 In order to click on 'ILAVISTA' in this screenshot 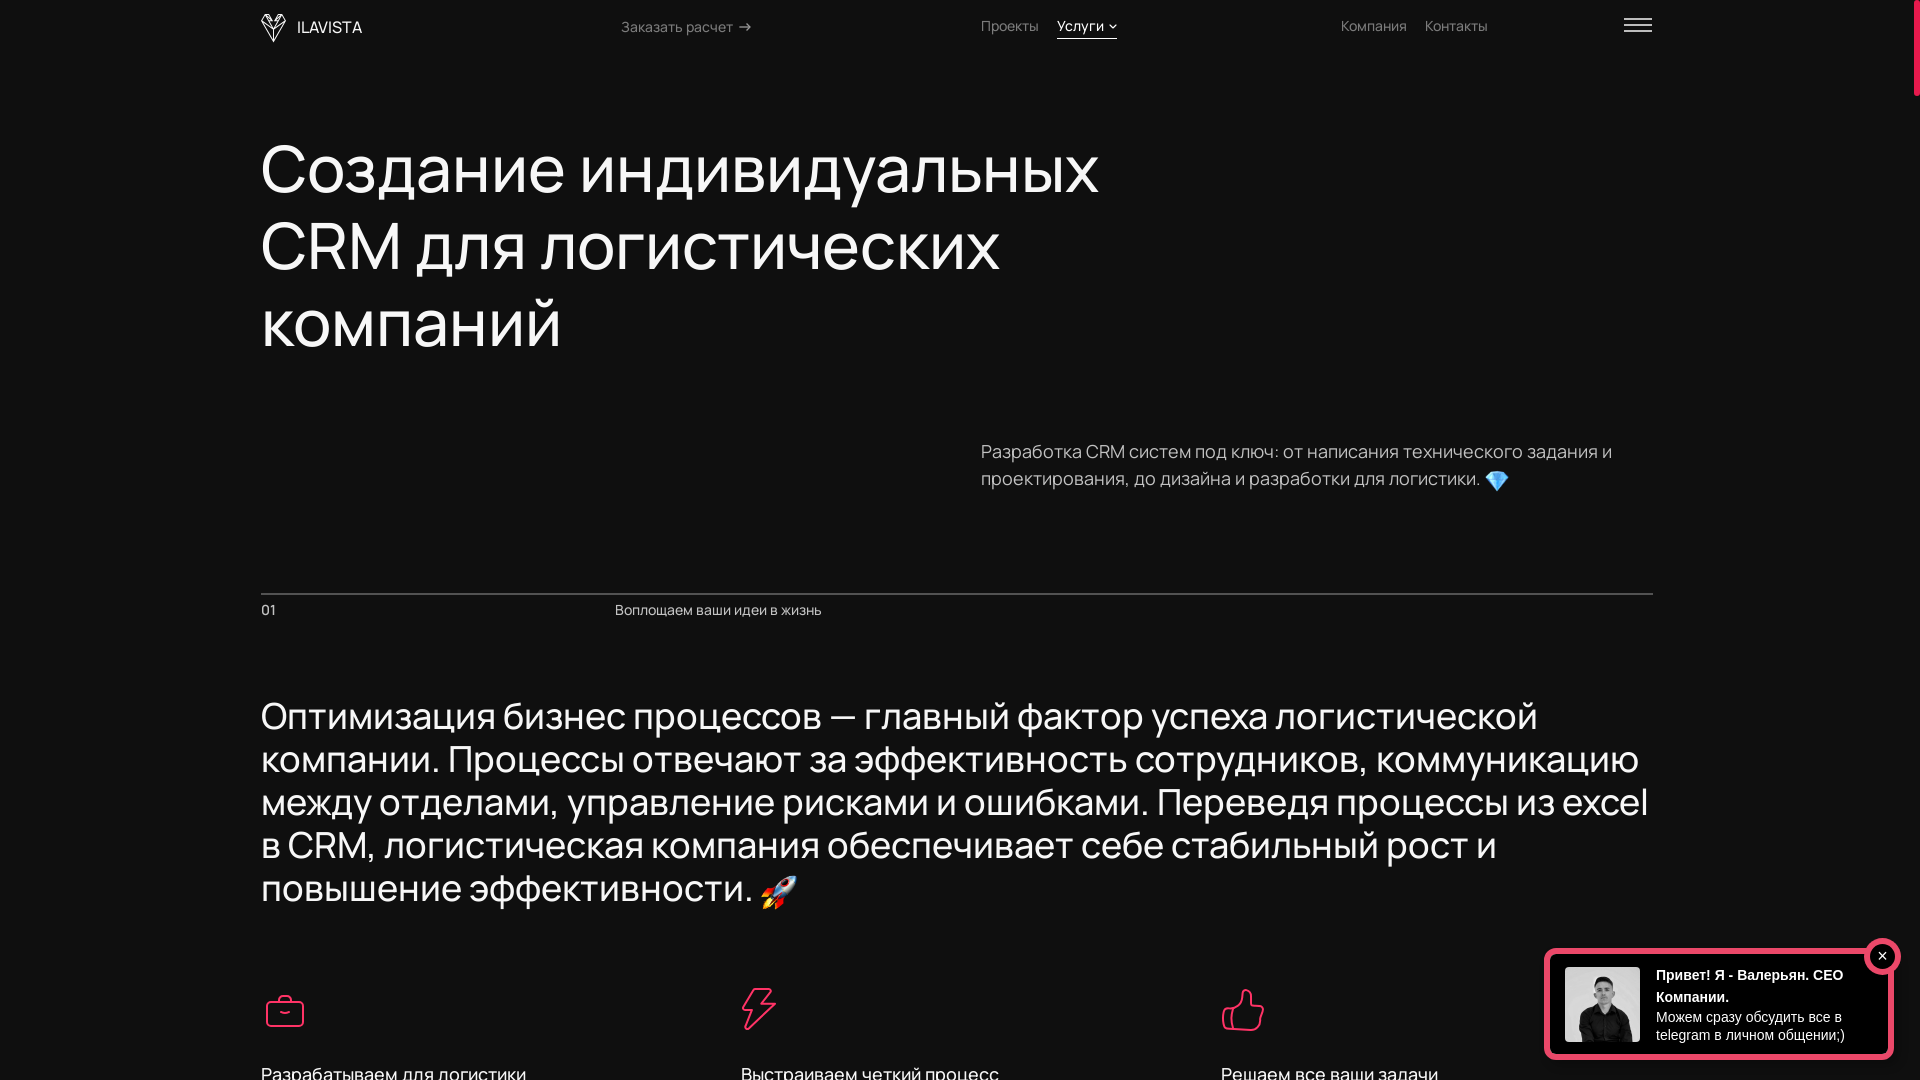, I will do `click(310, 28)`.